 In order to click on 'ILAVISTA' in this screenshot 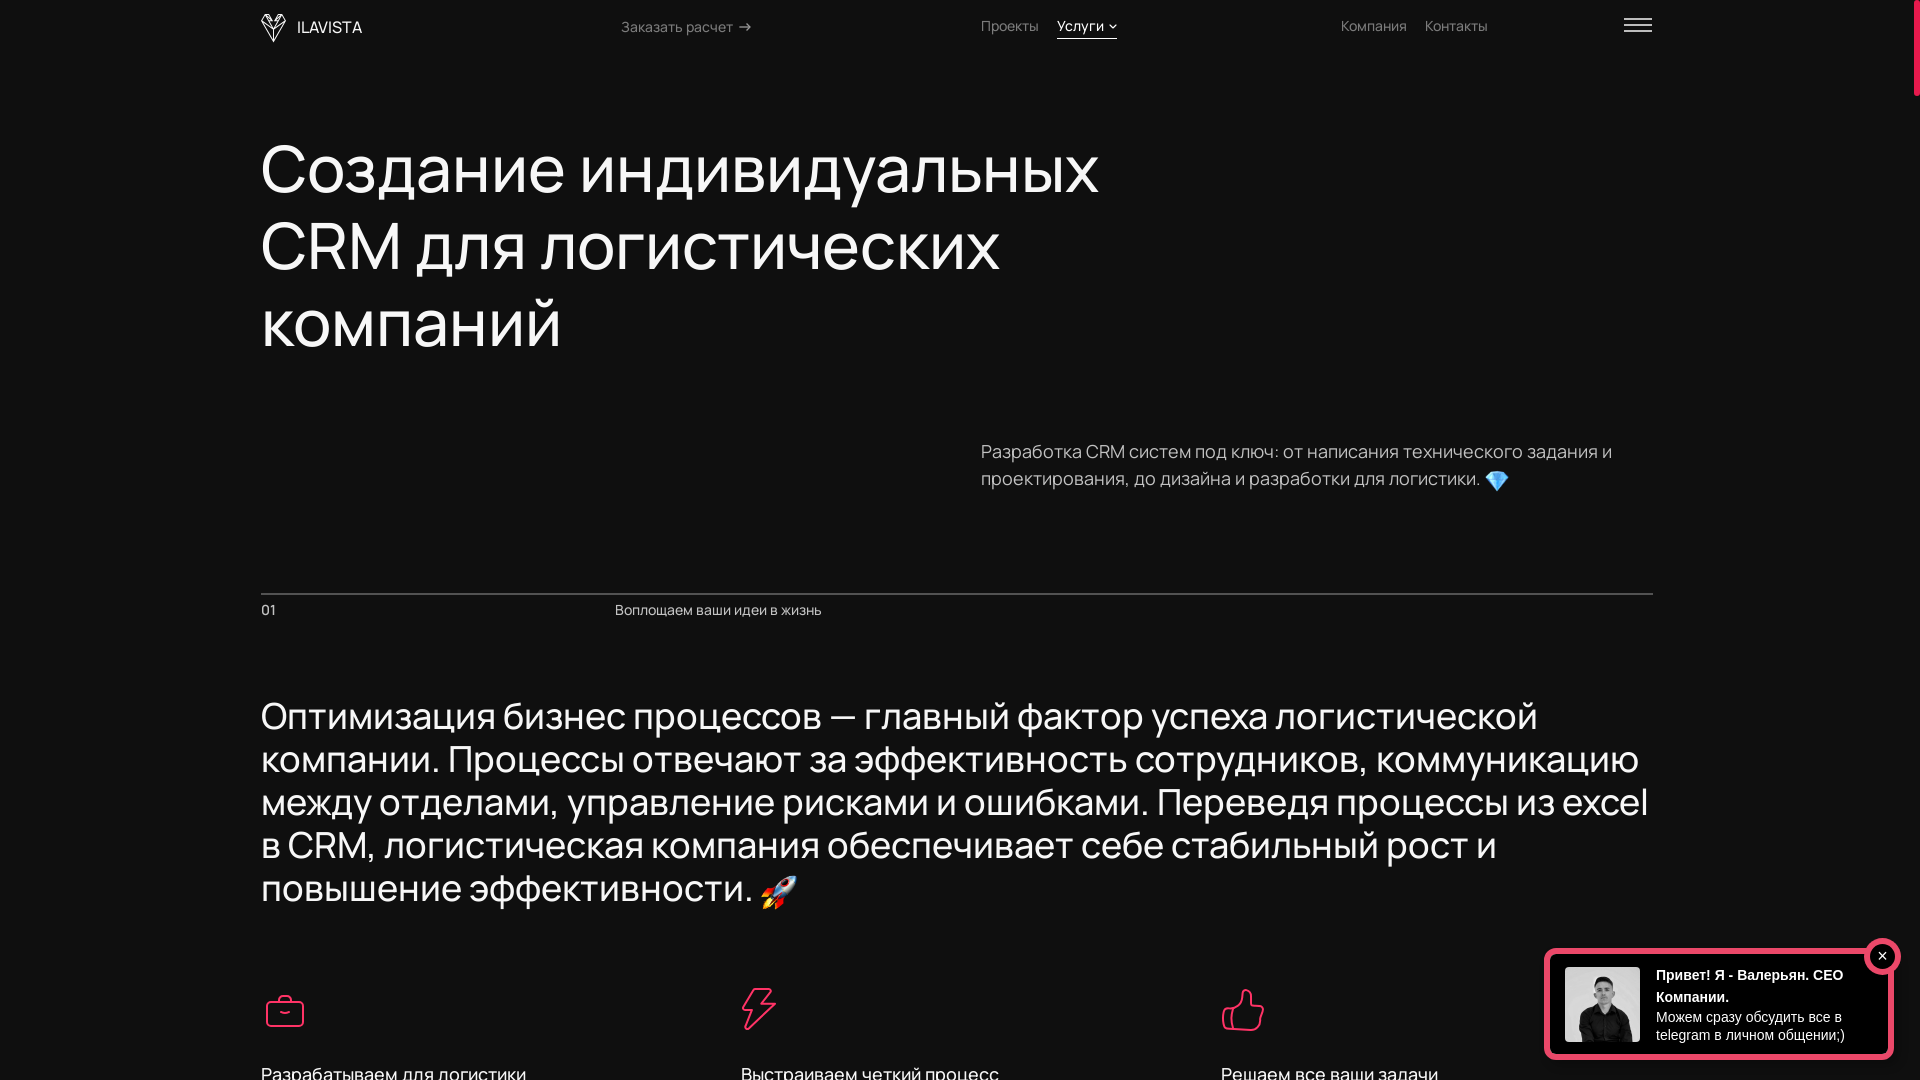, I will do `click(310, 28)`.